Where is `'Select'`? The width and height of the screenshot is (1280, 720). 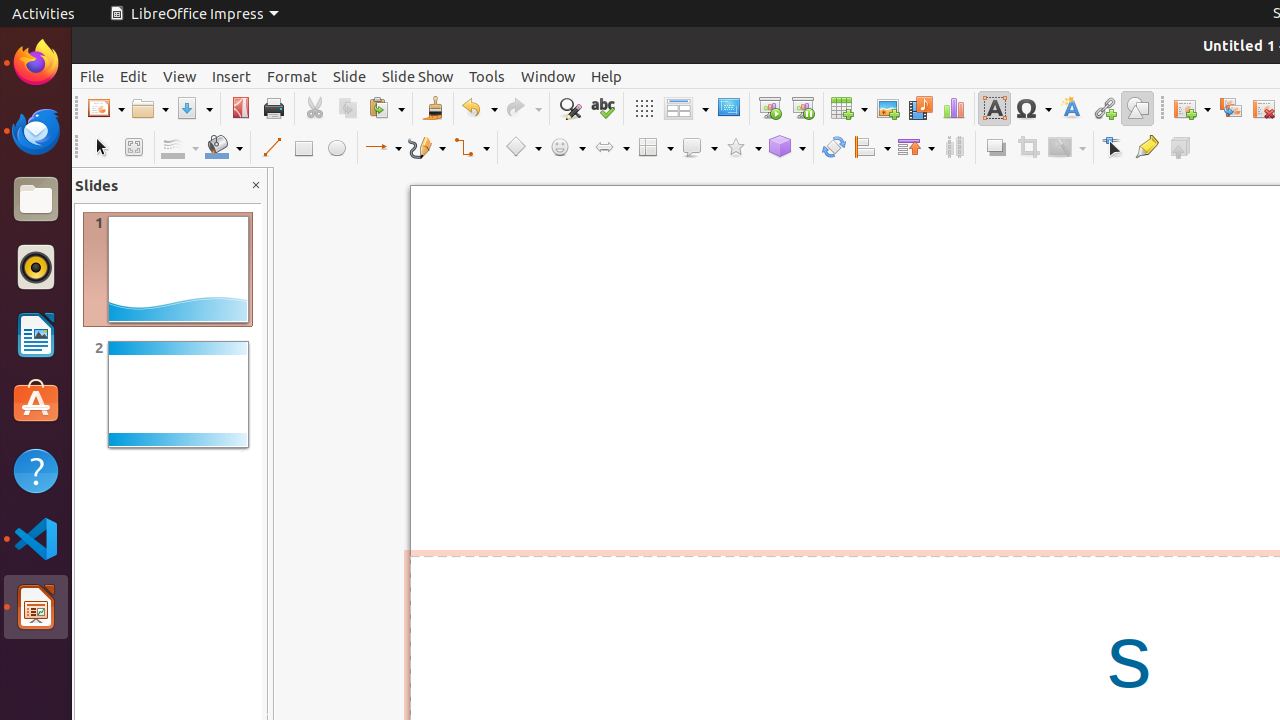
'Select' is located at coordinates (99, 146).